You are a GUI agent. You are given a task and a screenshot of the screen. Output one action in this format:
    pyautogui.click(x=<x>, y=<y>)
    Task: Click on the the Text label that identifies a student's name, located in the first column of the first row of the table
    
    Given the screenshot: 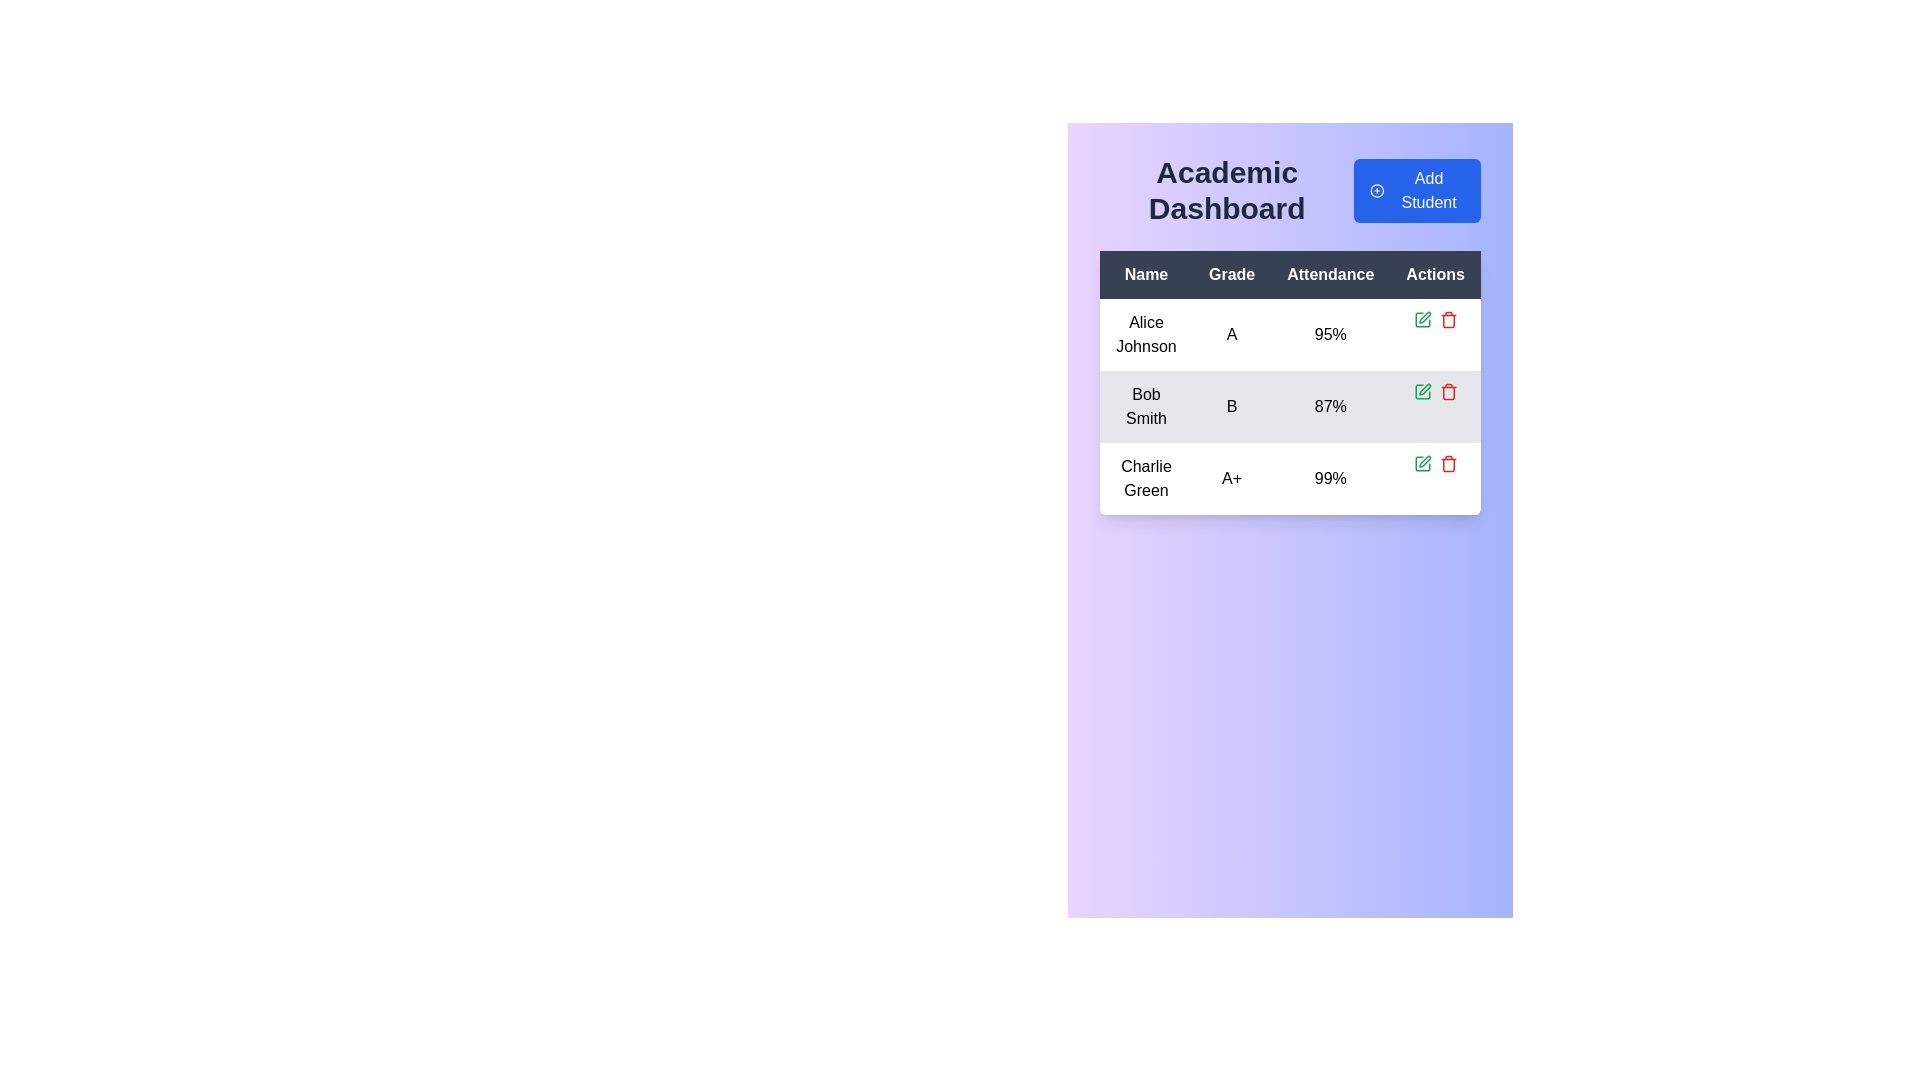 What is the action you would take?
    pyautogui.click(x=1146, y=334)
    